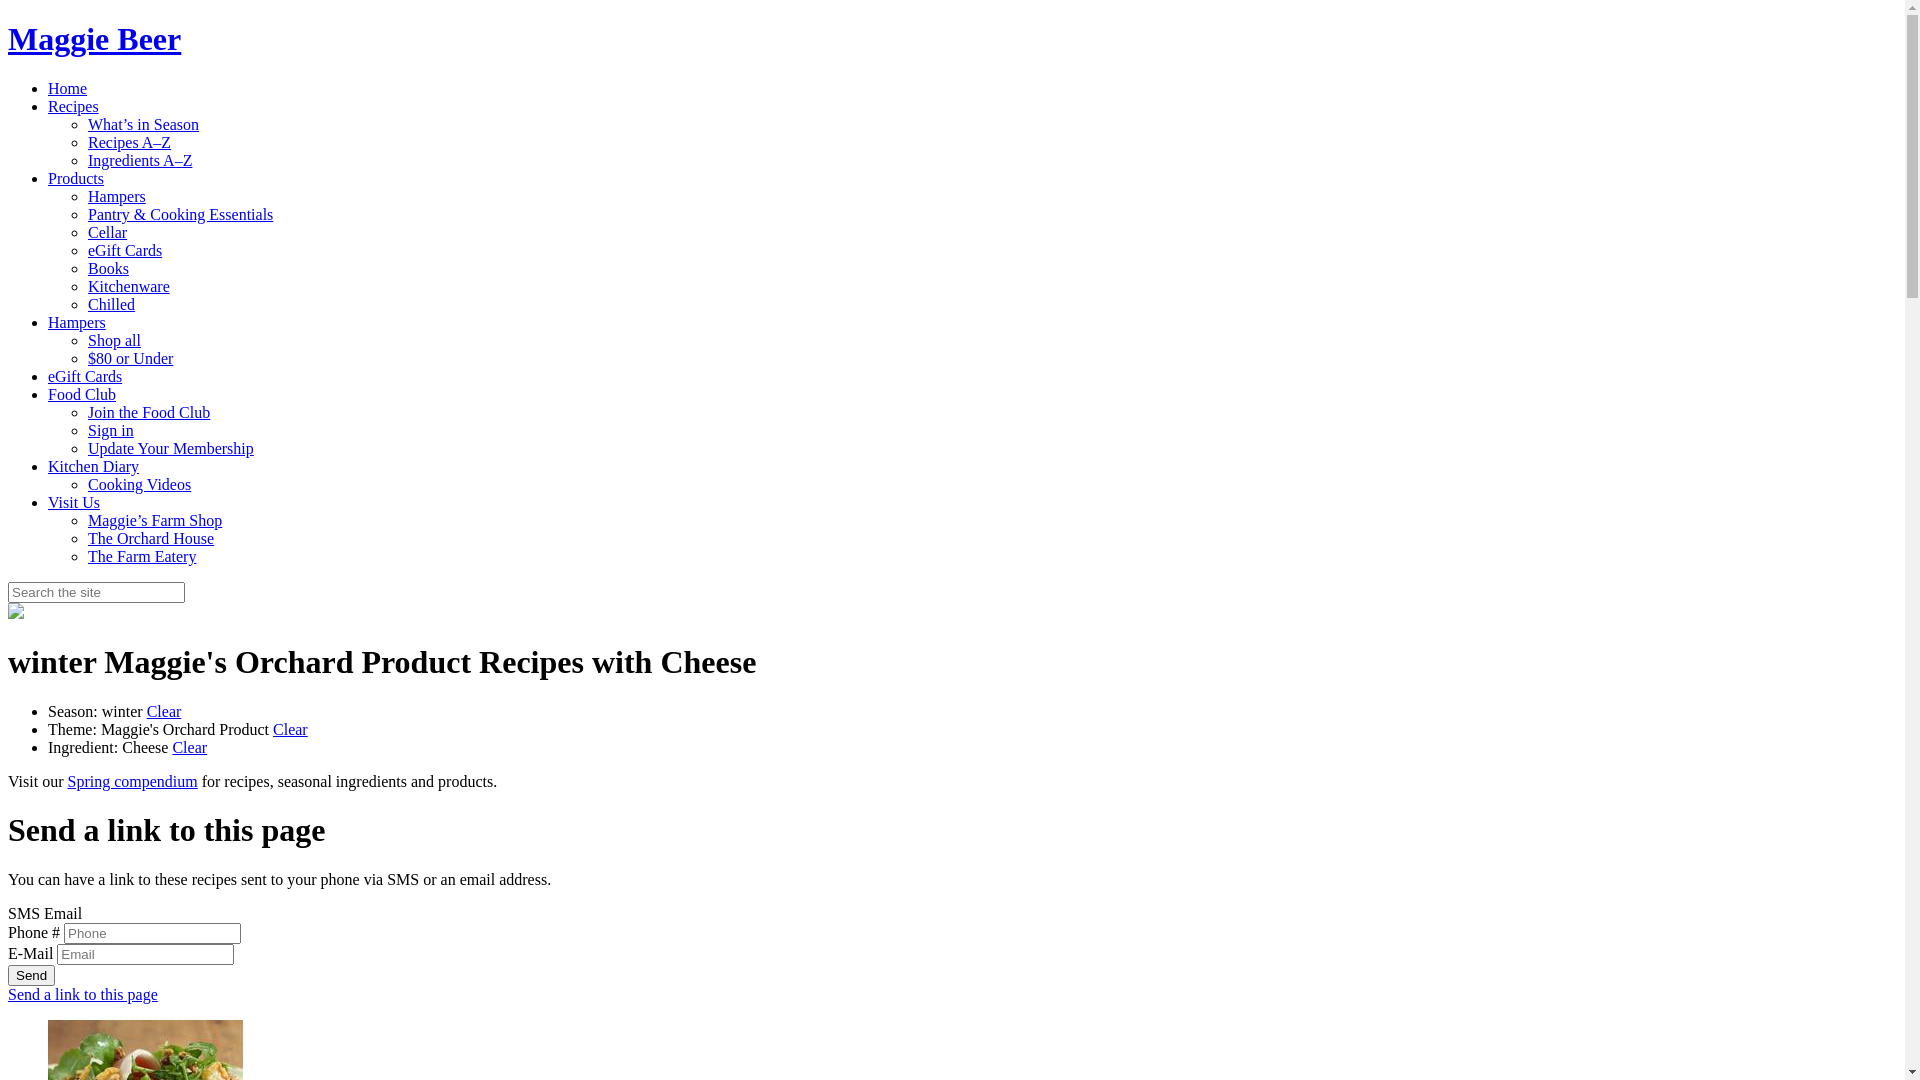 The height and width of the screenshot is (1080, 1920). What do you see at coordinates (172, 747) in the screenshot?
I see `'Clear'` at bounding box center [172, 747].